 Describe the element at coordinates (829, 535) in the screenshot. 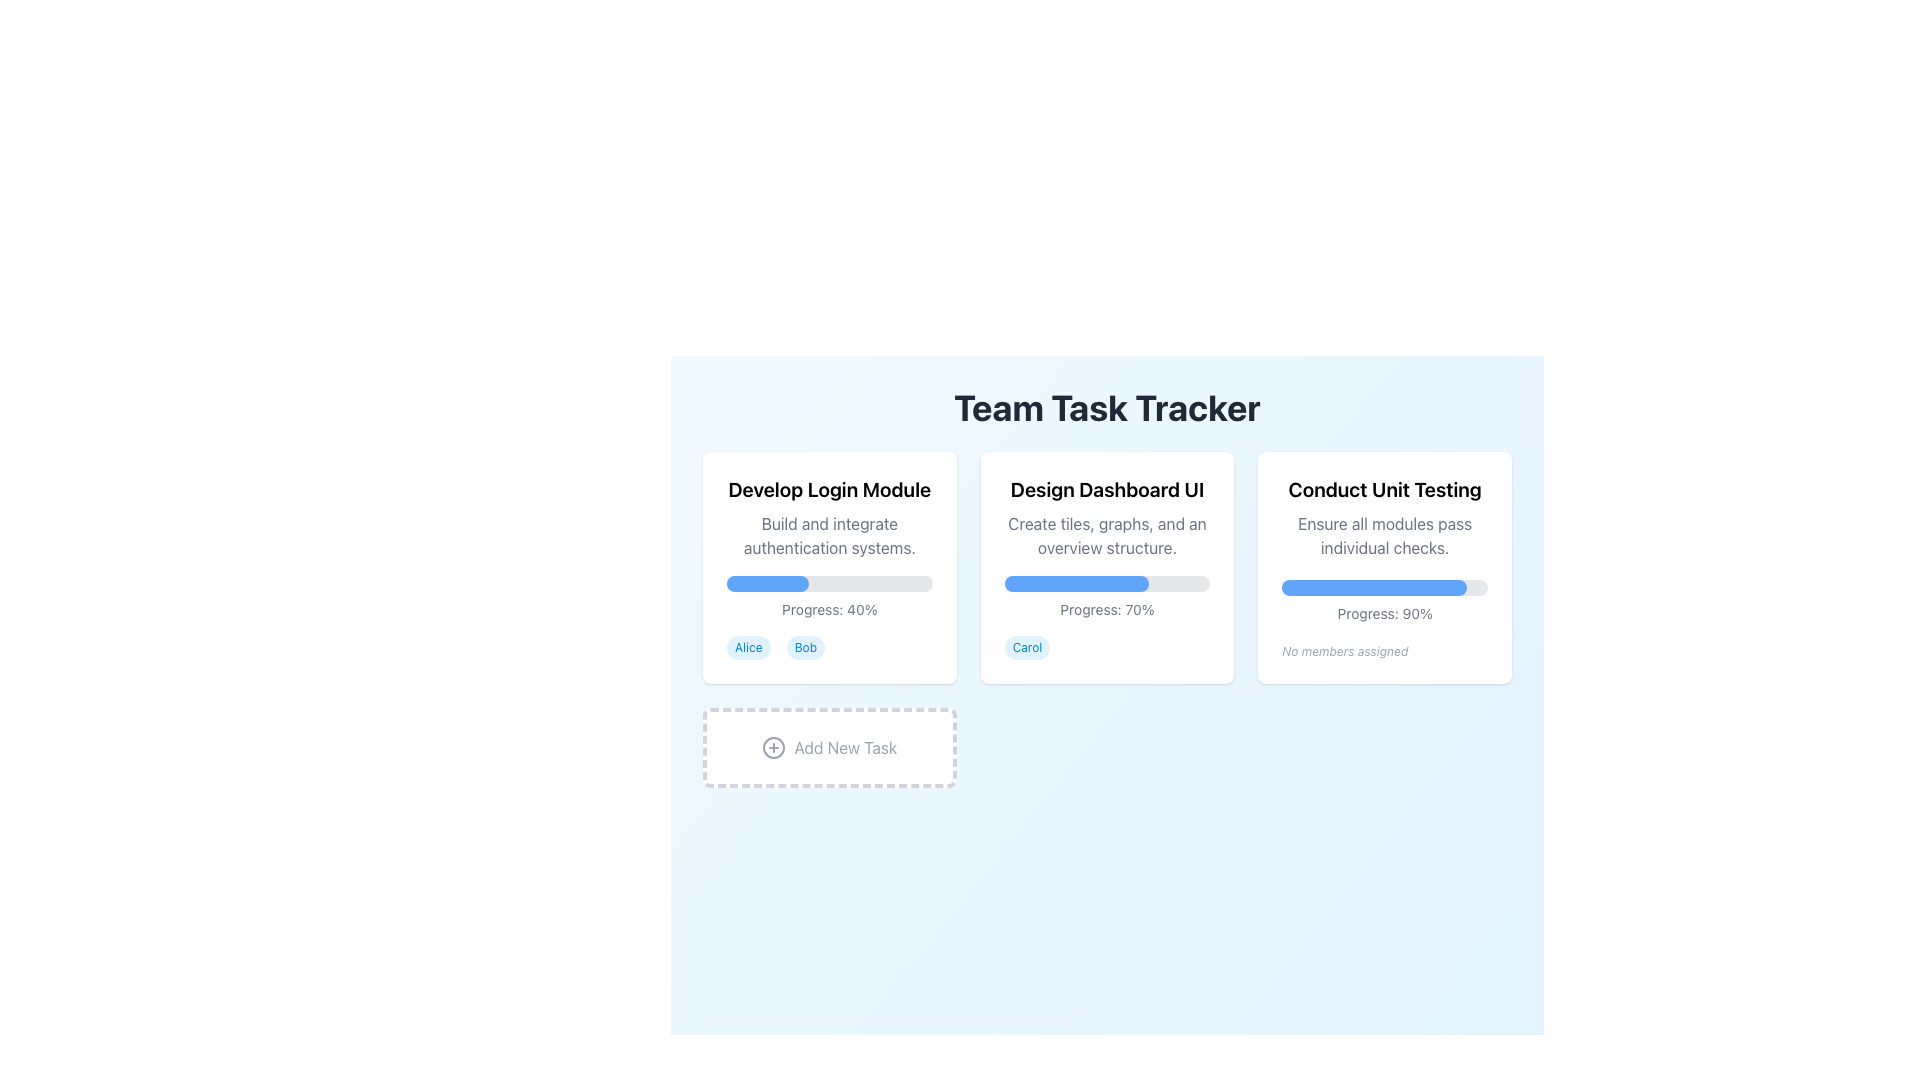

I see `the second text item under the title 'Develop Login Module' in the first task card, which provides a detailed description of the task` at that location.